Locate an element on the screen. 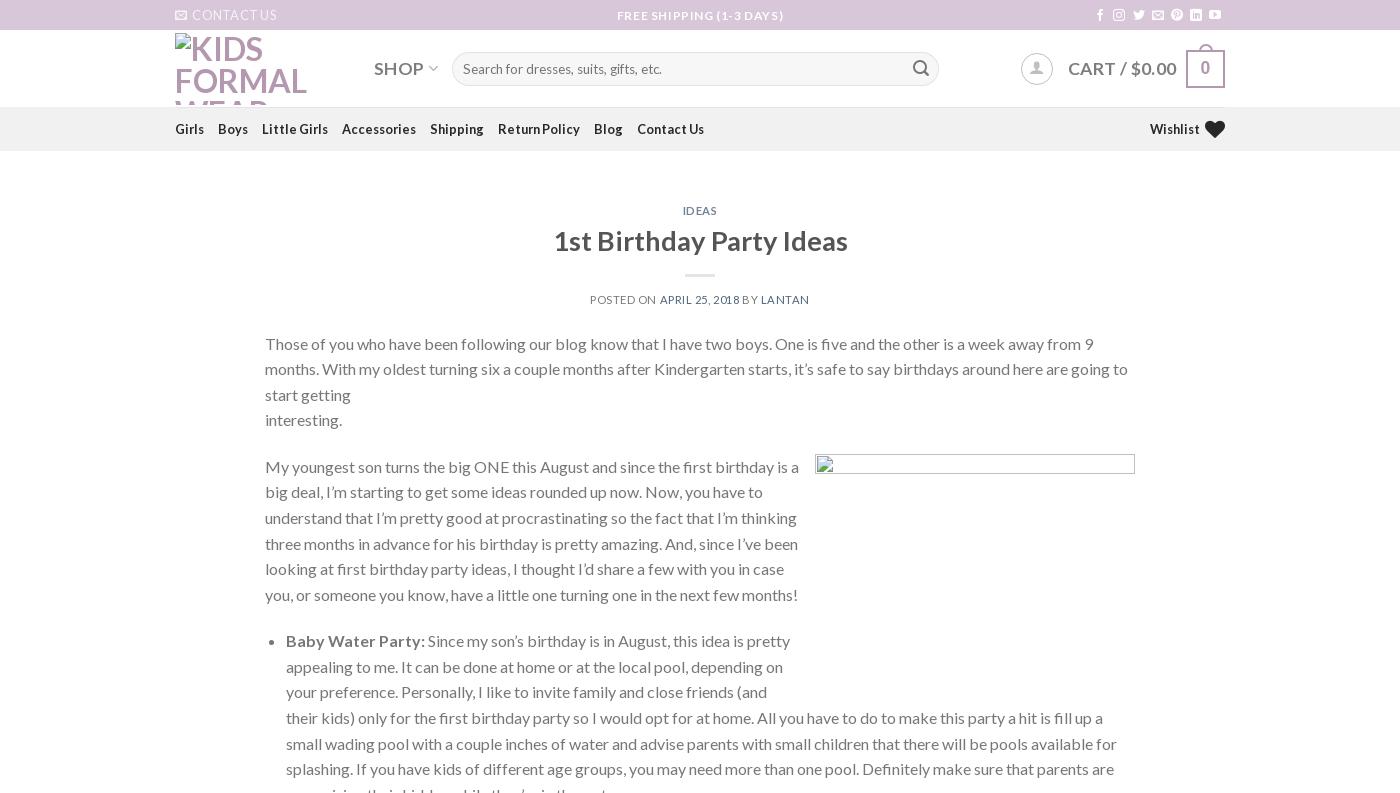 Image resolution: width=1400 pixels, height=793 pixels. 'Ideas' is located at coordinates (699, 209).